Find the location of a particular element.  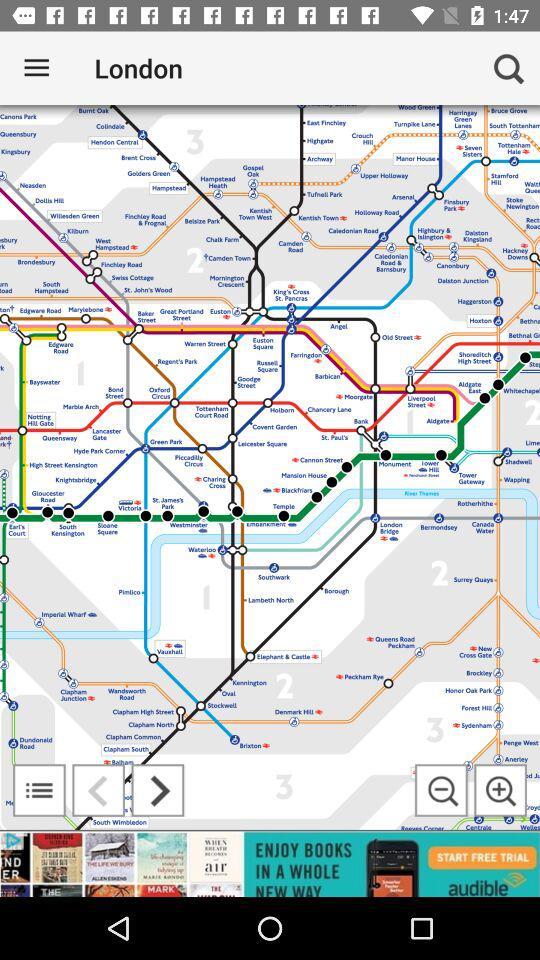

zoom out is located at coordinates (441, 790).